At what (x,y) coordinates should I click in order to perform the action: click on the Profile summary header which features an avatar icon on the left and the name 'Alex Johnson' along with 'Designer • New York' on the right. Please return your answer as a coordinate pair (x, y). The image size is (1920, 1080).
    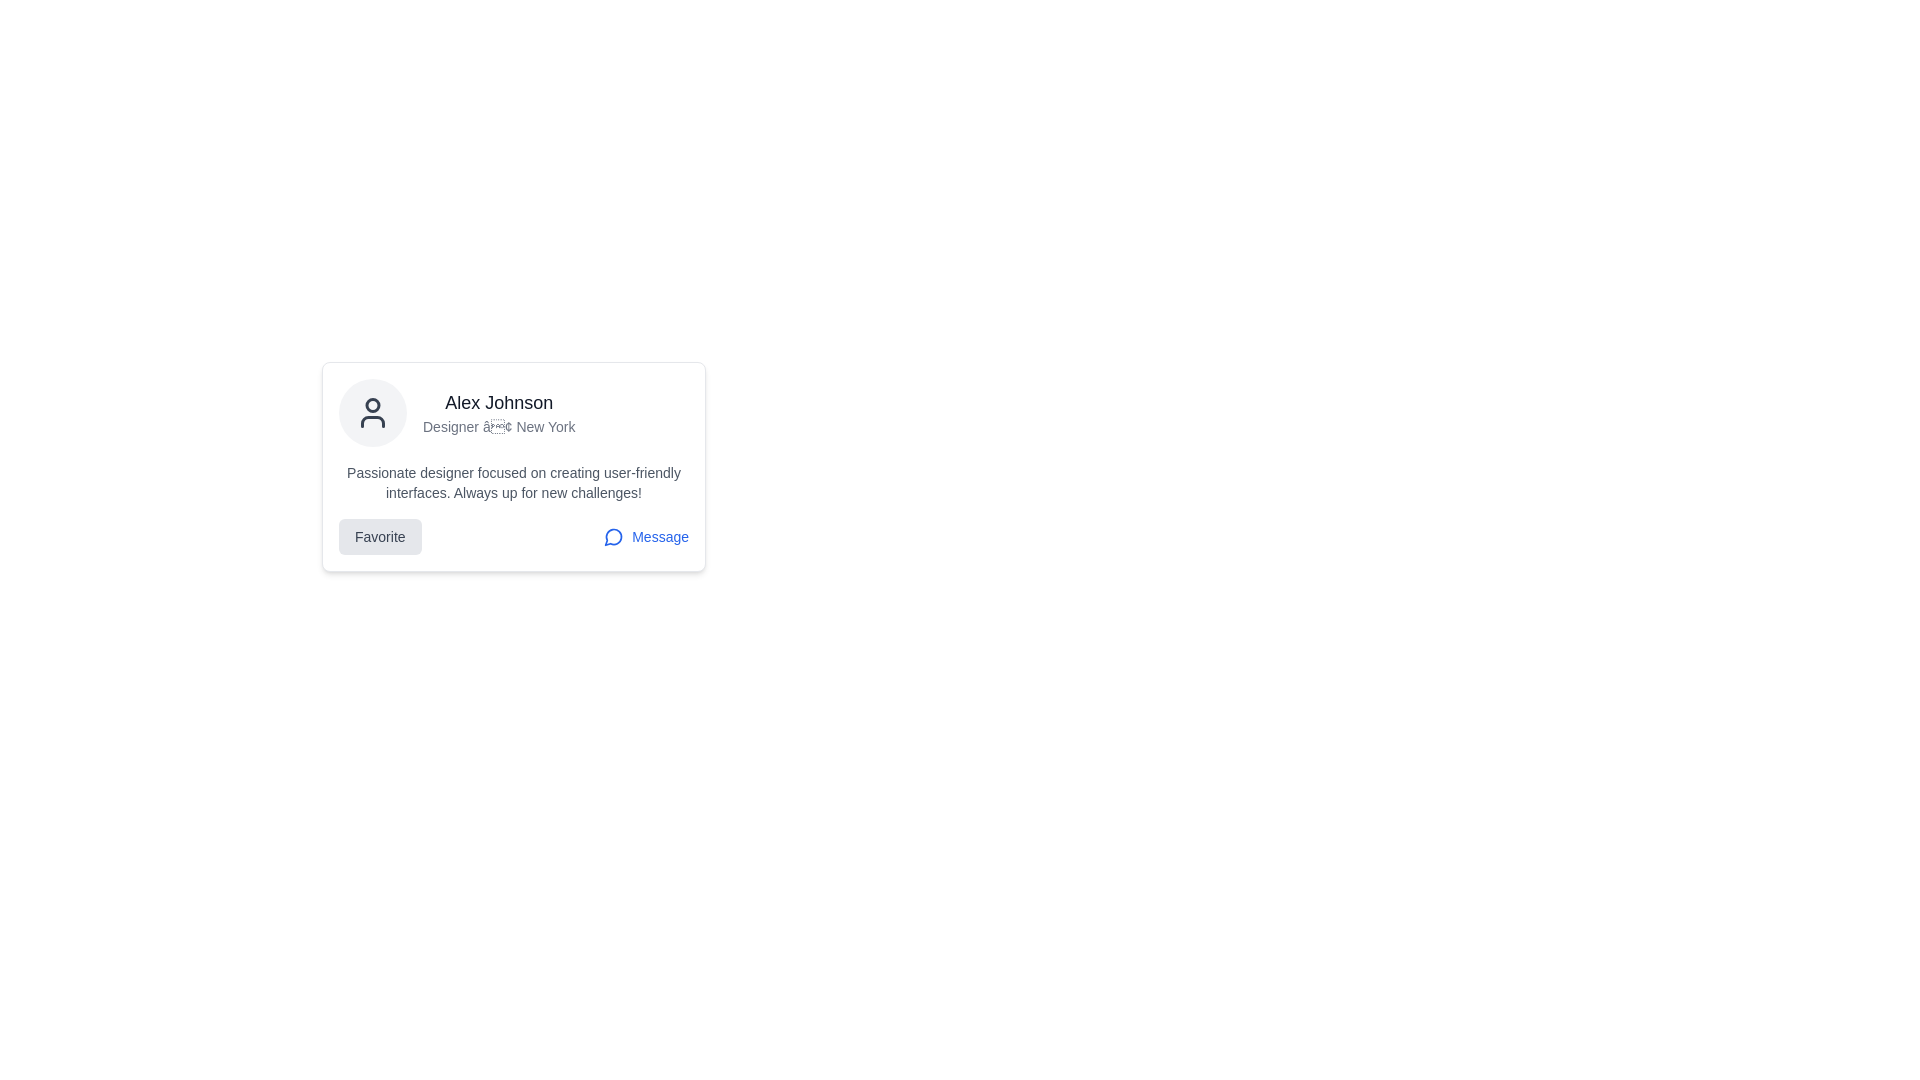
    Looking at the image, I should click on (513, 411).